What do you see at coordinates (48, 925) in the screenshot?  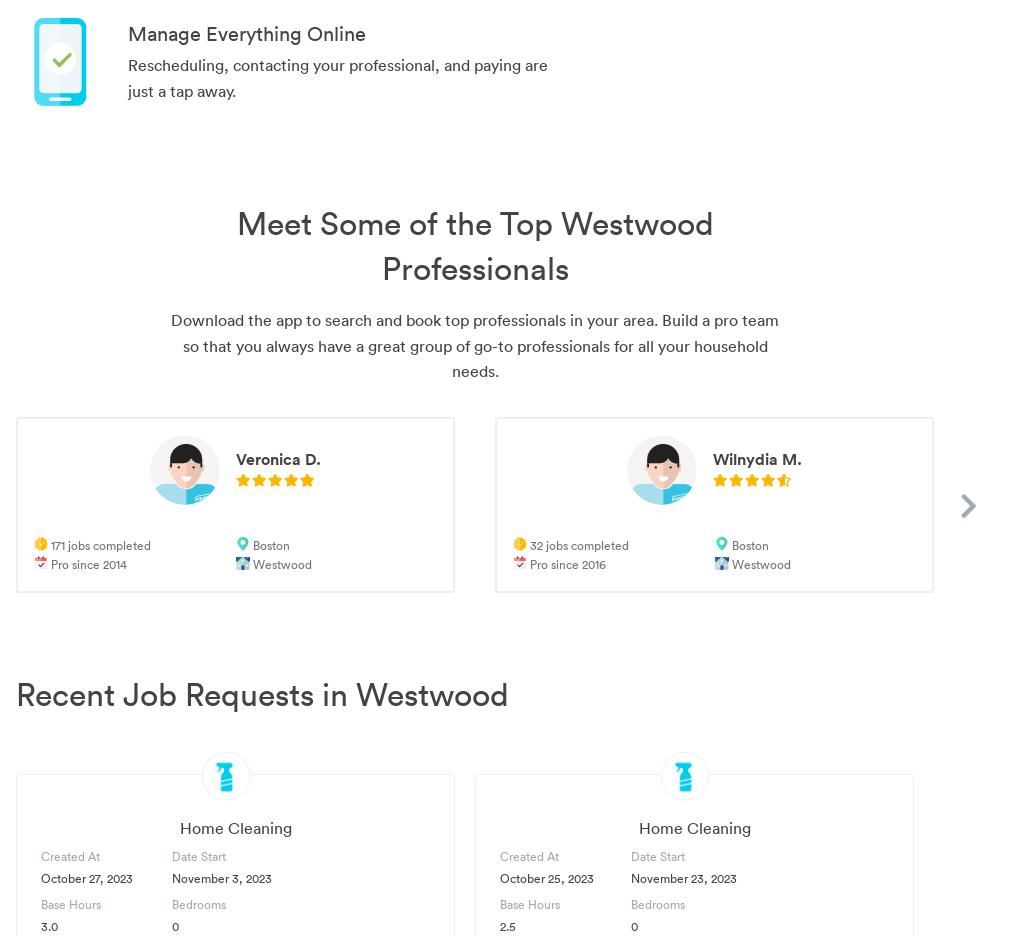 I see `'3.0'` at bounding box center [48, 925].